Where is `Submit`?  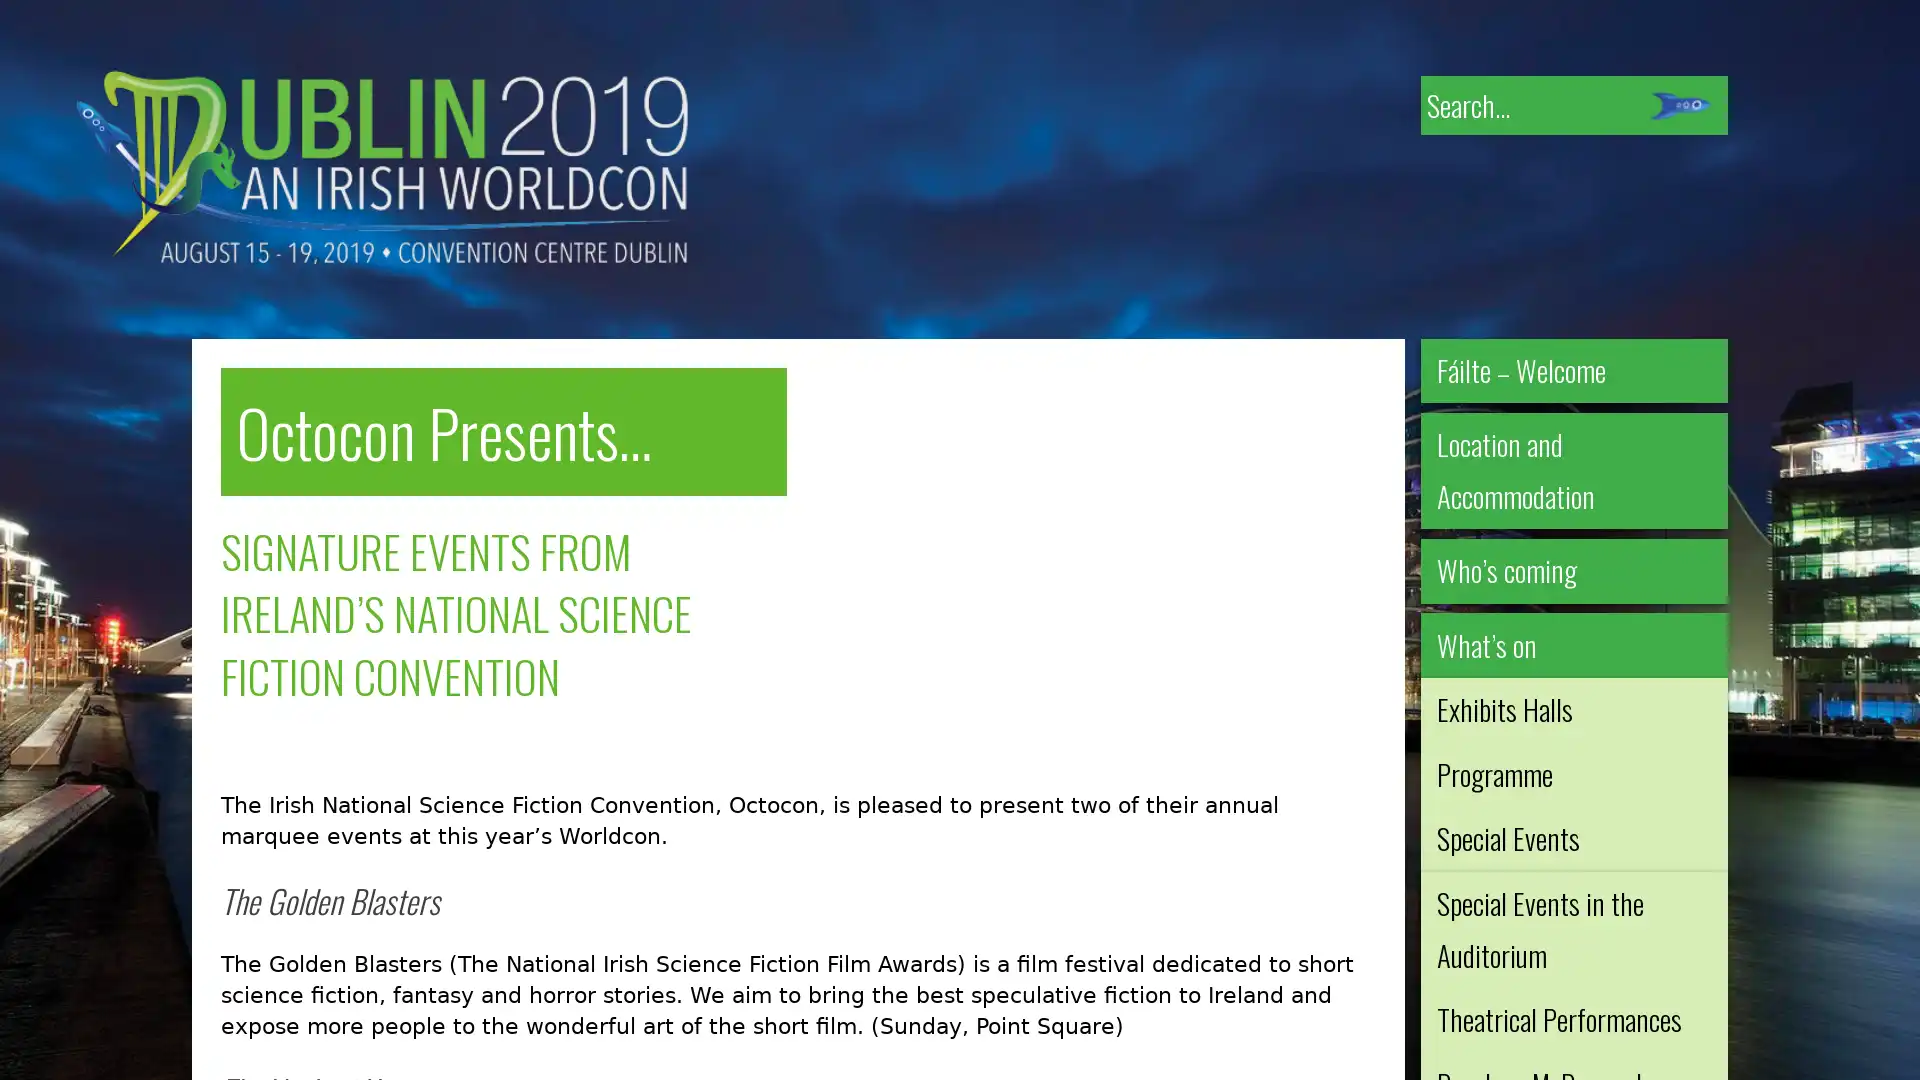 Submit is located at coordinates (1680, 106).